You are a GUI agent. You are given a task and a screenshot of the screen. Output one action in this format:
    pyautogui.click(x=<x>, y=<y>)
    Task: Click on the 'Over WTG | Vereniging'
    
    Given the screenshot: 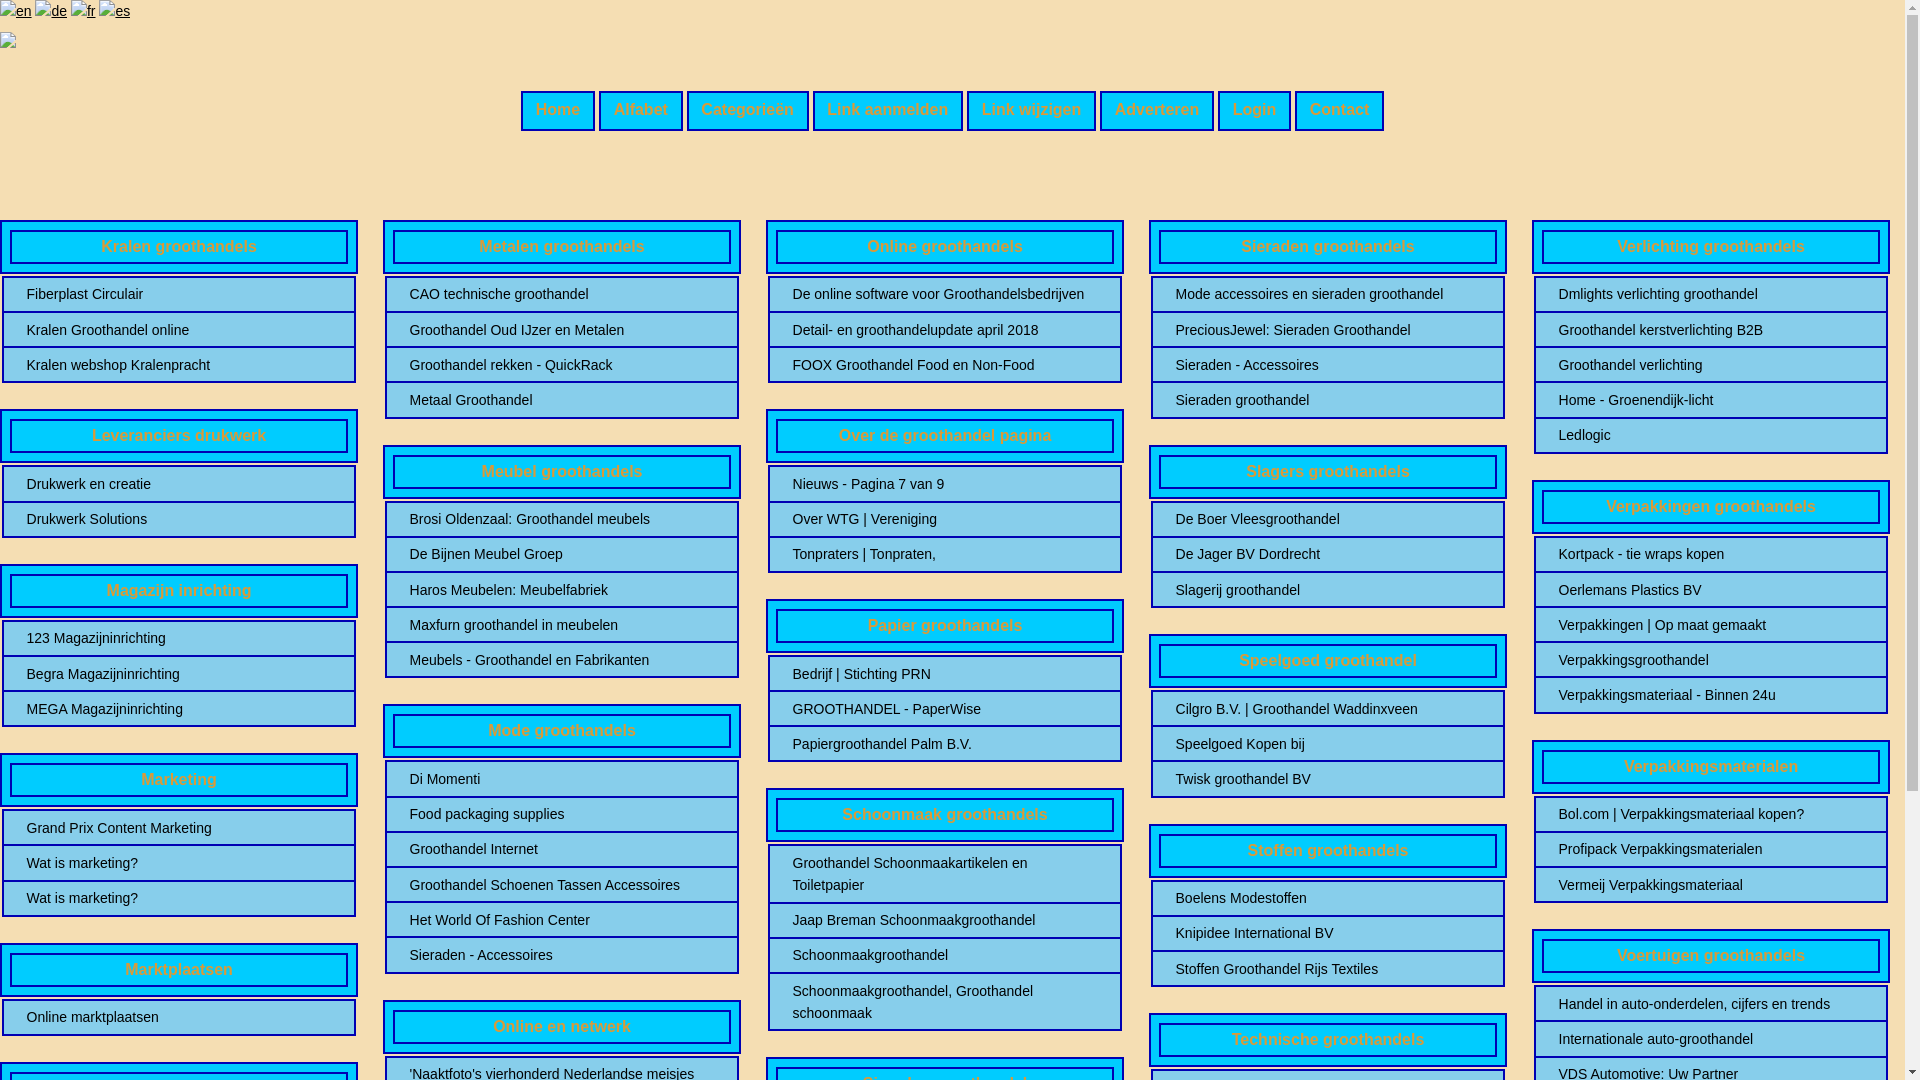 What is the action you would take?
    pyautogui.click(x=944, y=518)
    